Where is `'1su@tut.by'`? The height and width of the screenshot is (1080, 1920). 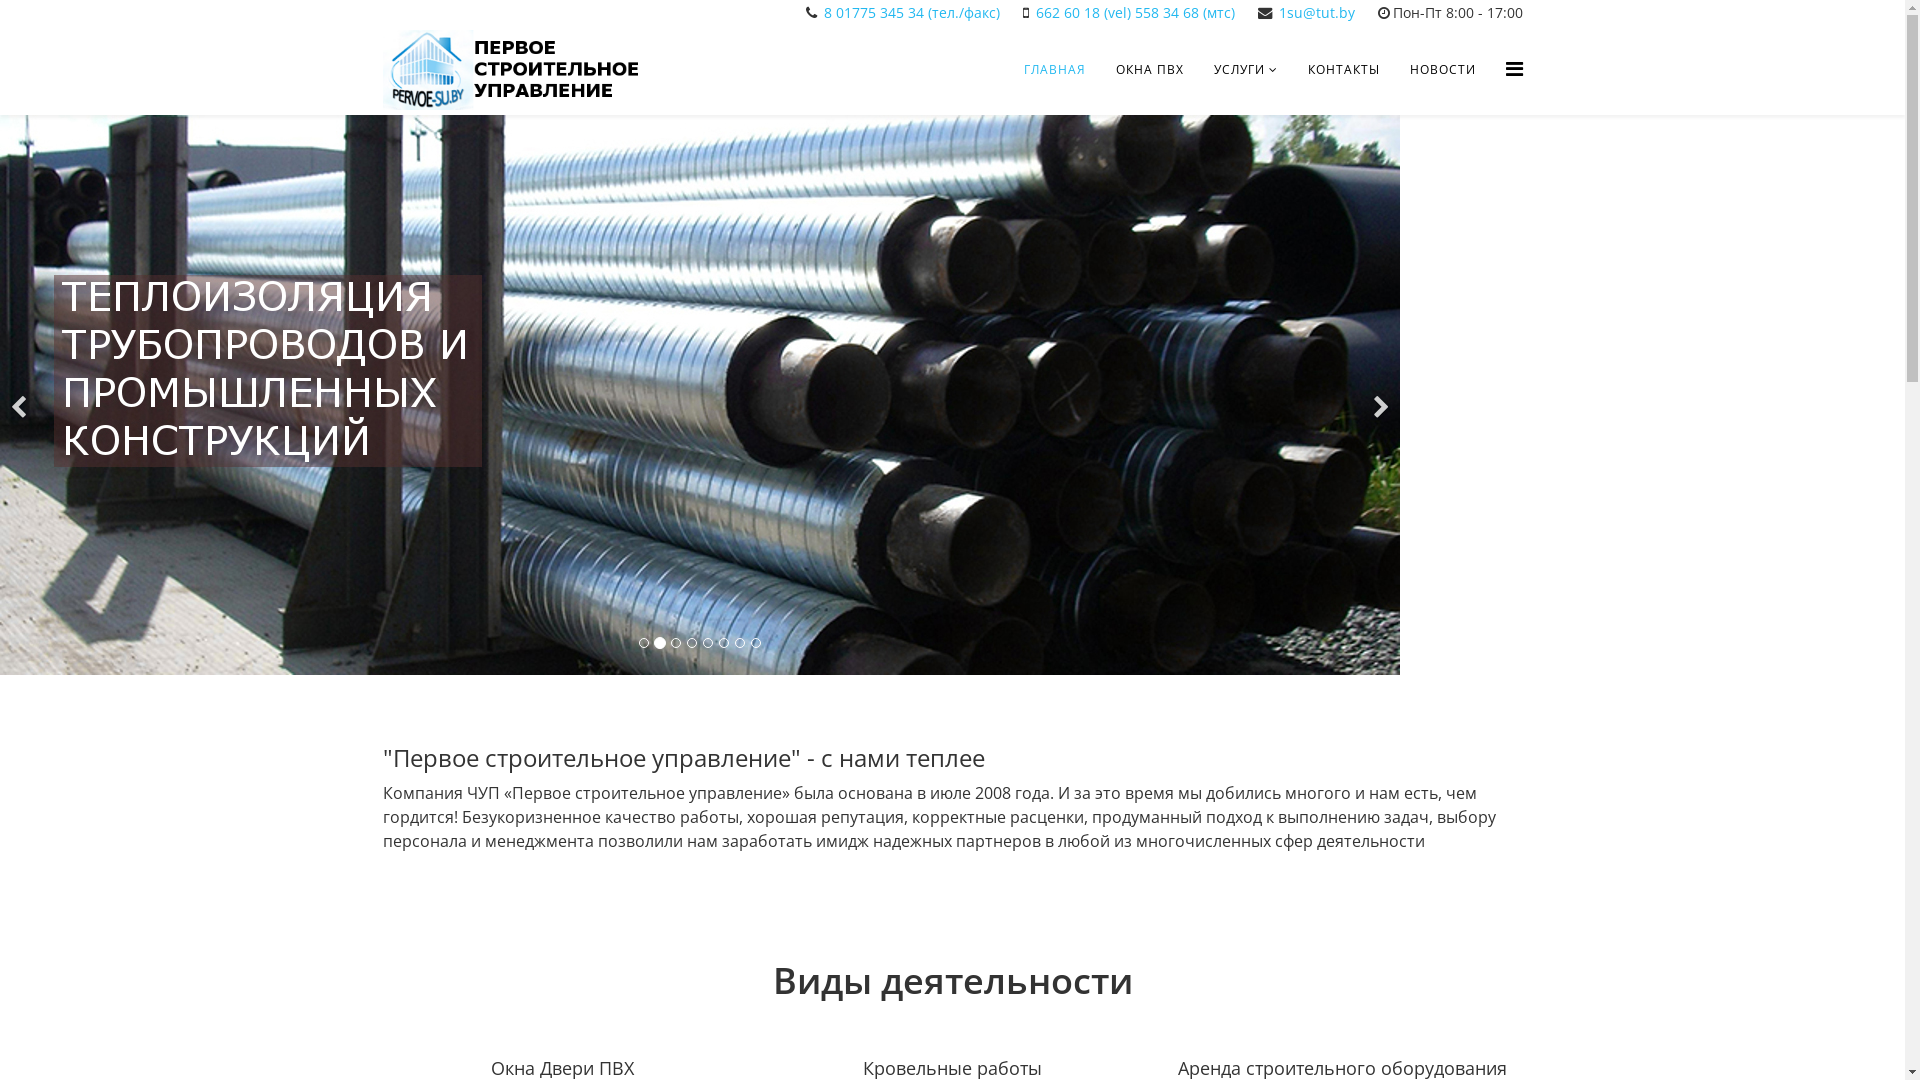
'1su@tut.by' is located at coordinates (1315, 12).